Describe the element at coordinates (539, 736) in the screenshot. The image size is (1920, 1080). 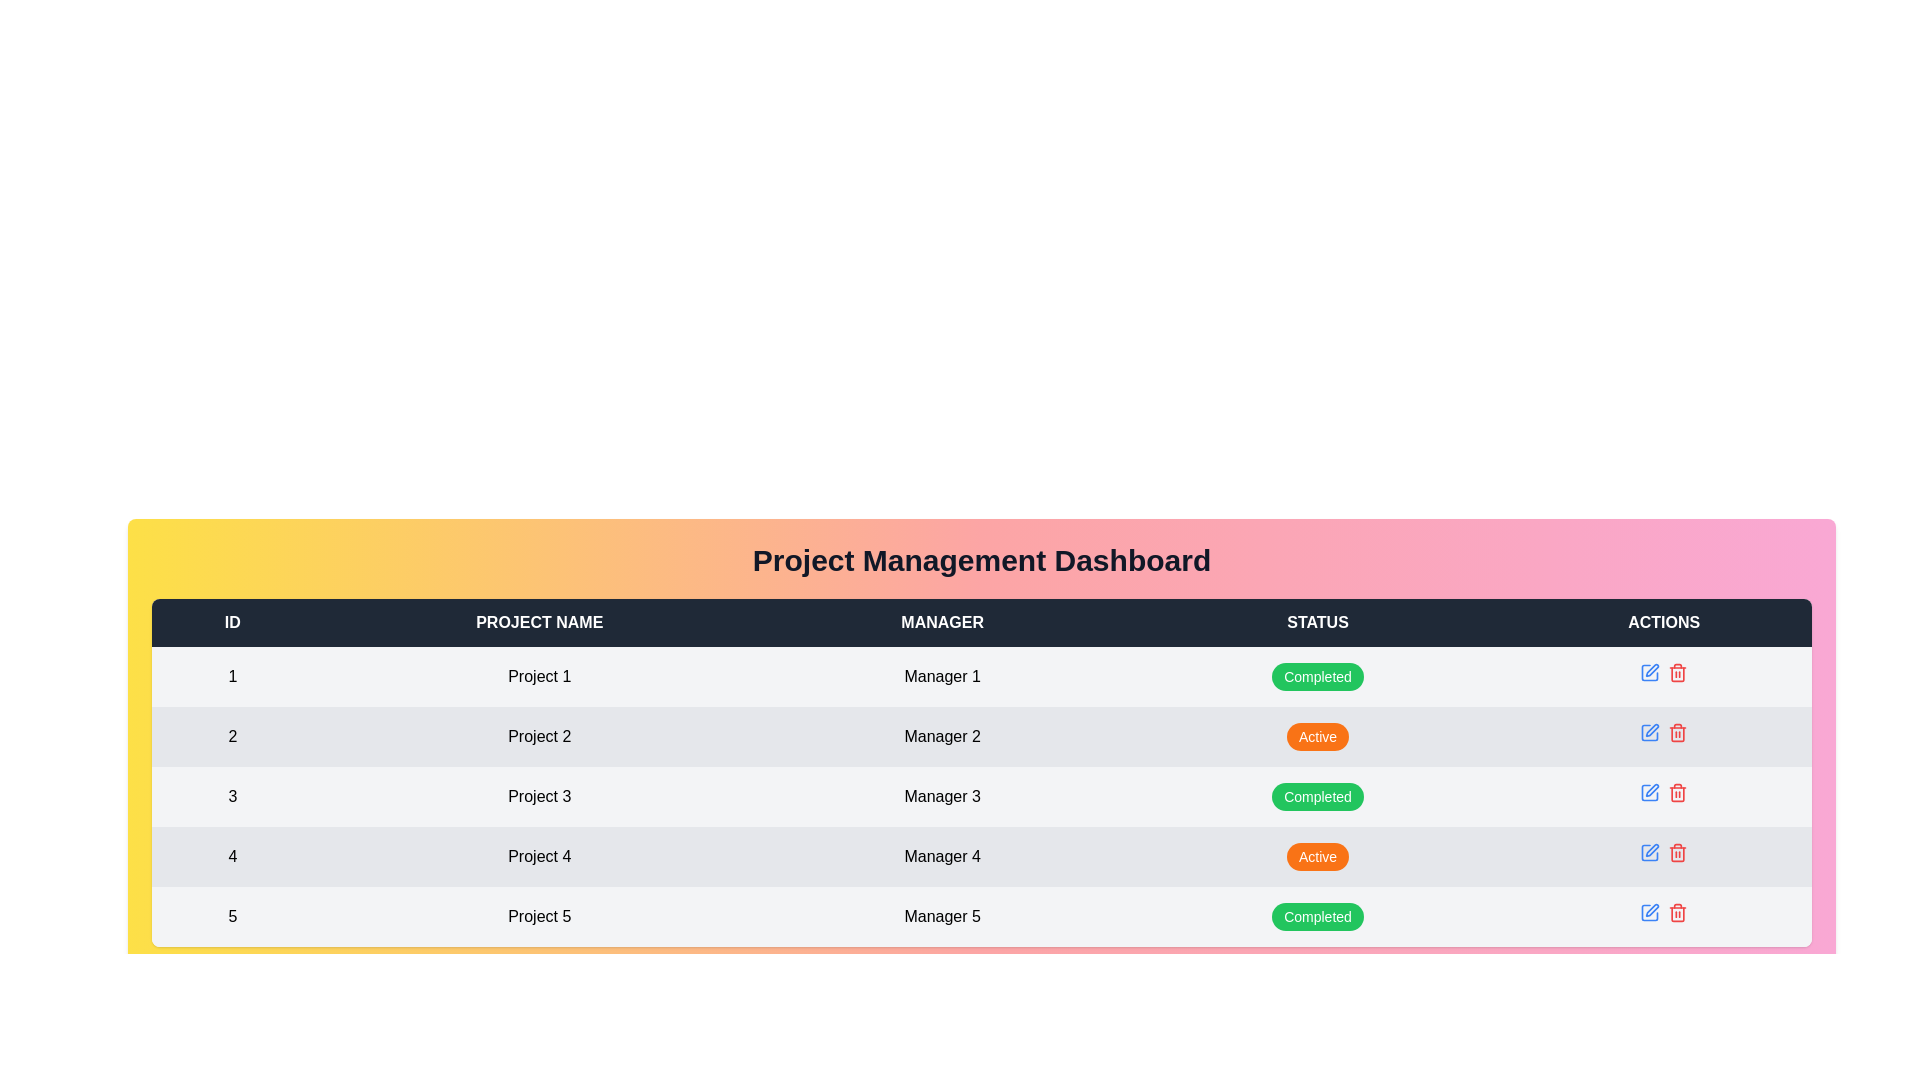
I see `the text label displaying 'Project 2' in the project management dashboard, located in the second column of the second row under the 'PROJECT NAME' header` at that location.